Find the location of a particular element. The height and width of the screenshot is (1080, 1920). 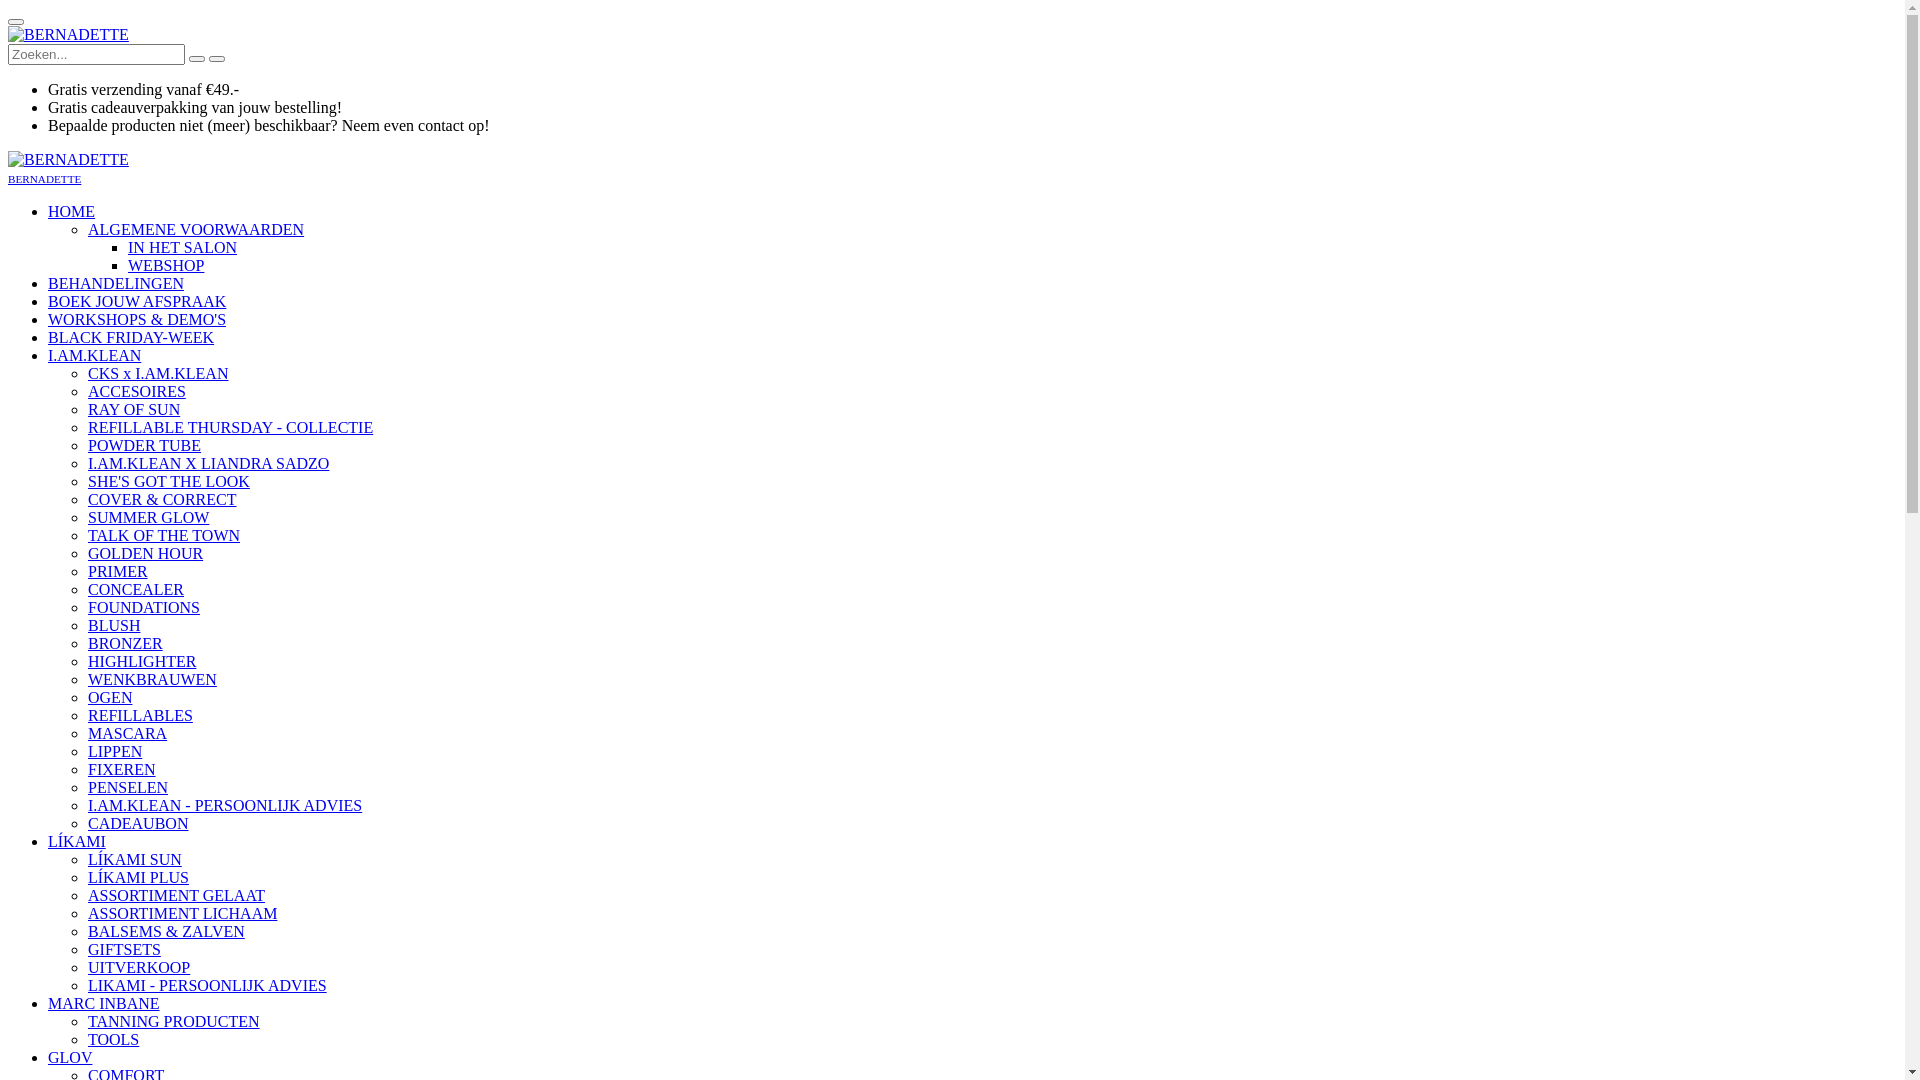

'COVER & CORRECT' is located at coordinates (162, 498).